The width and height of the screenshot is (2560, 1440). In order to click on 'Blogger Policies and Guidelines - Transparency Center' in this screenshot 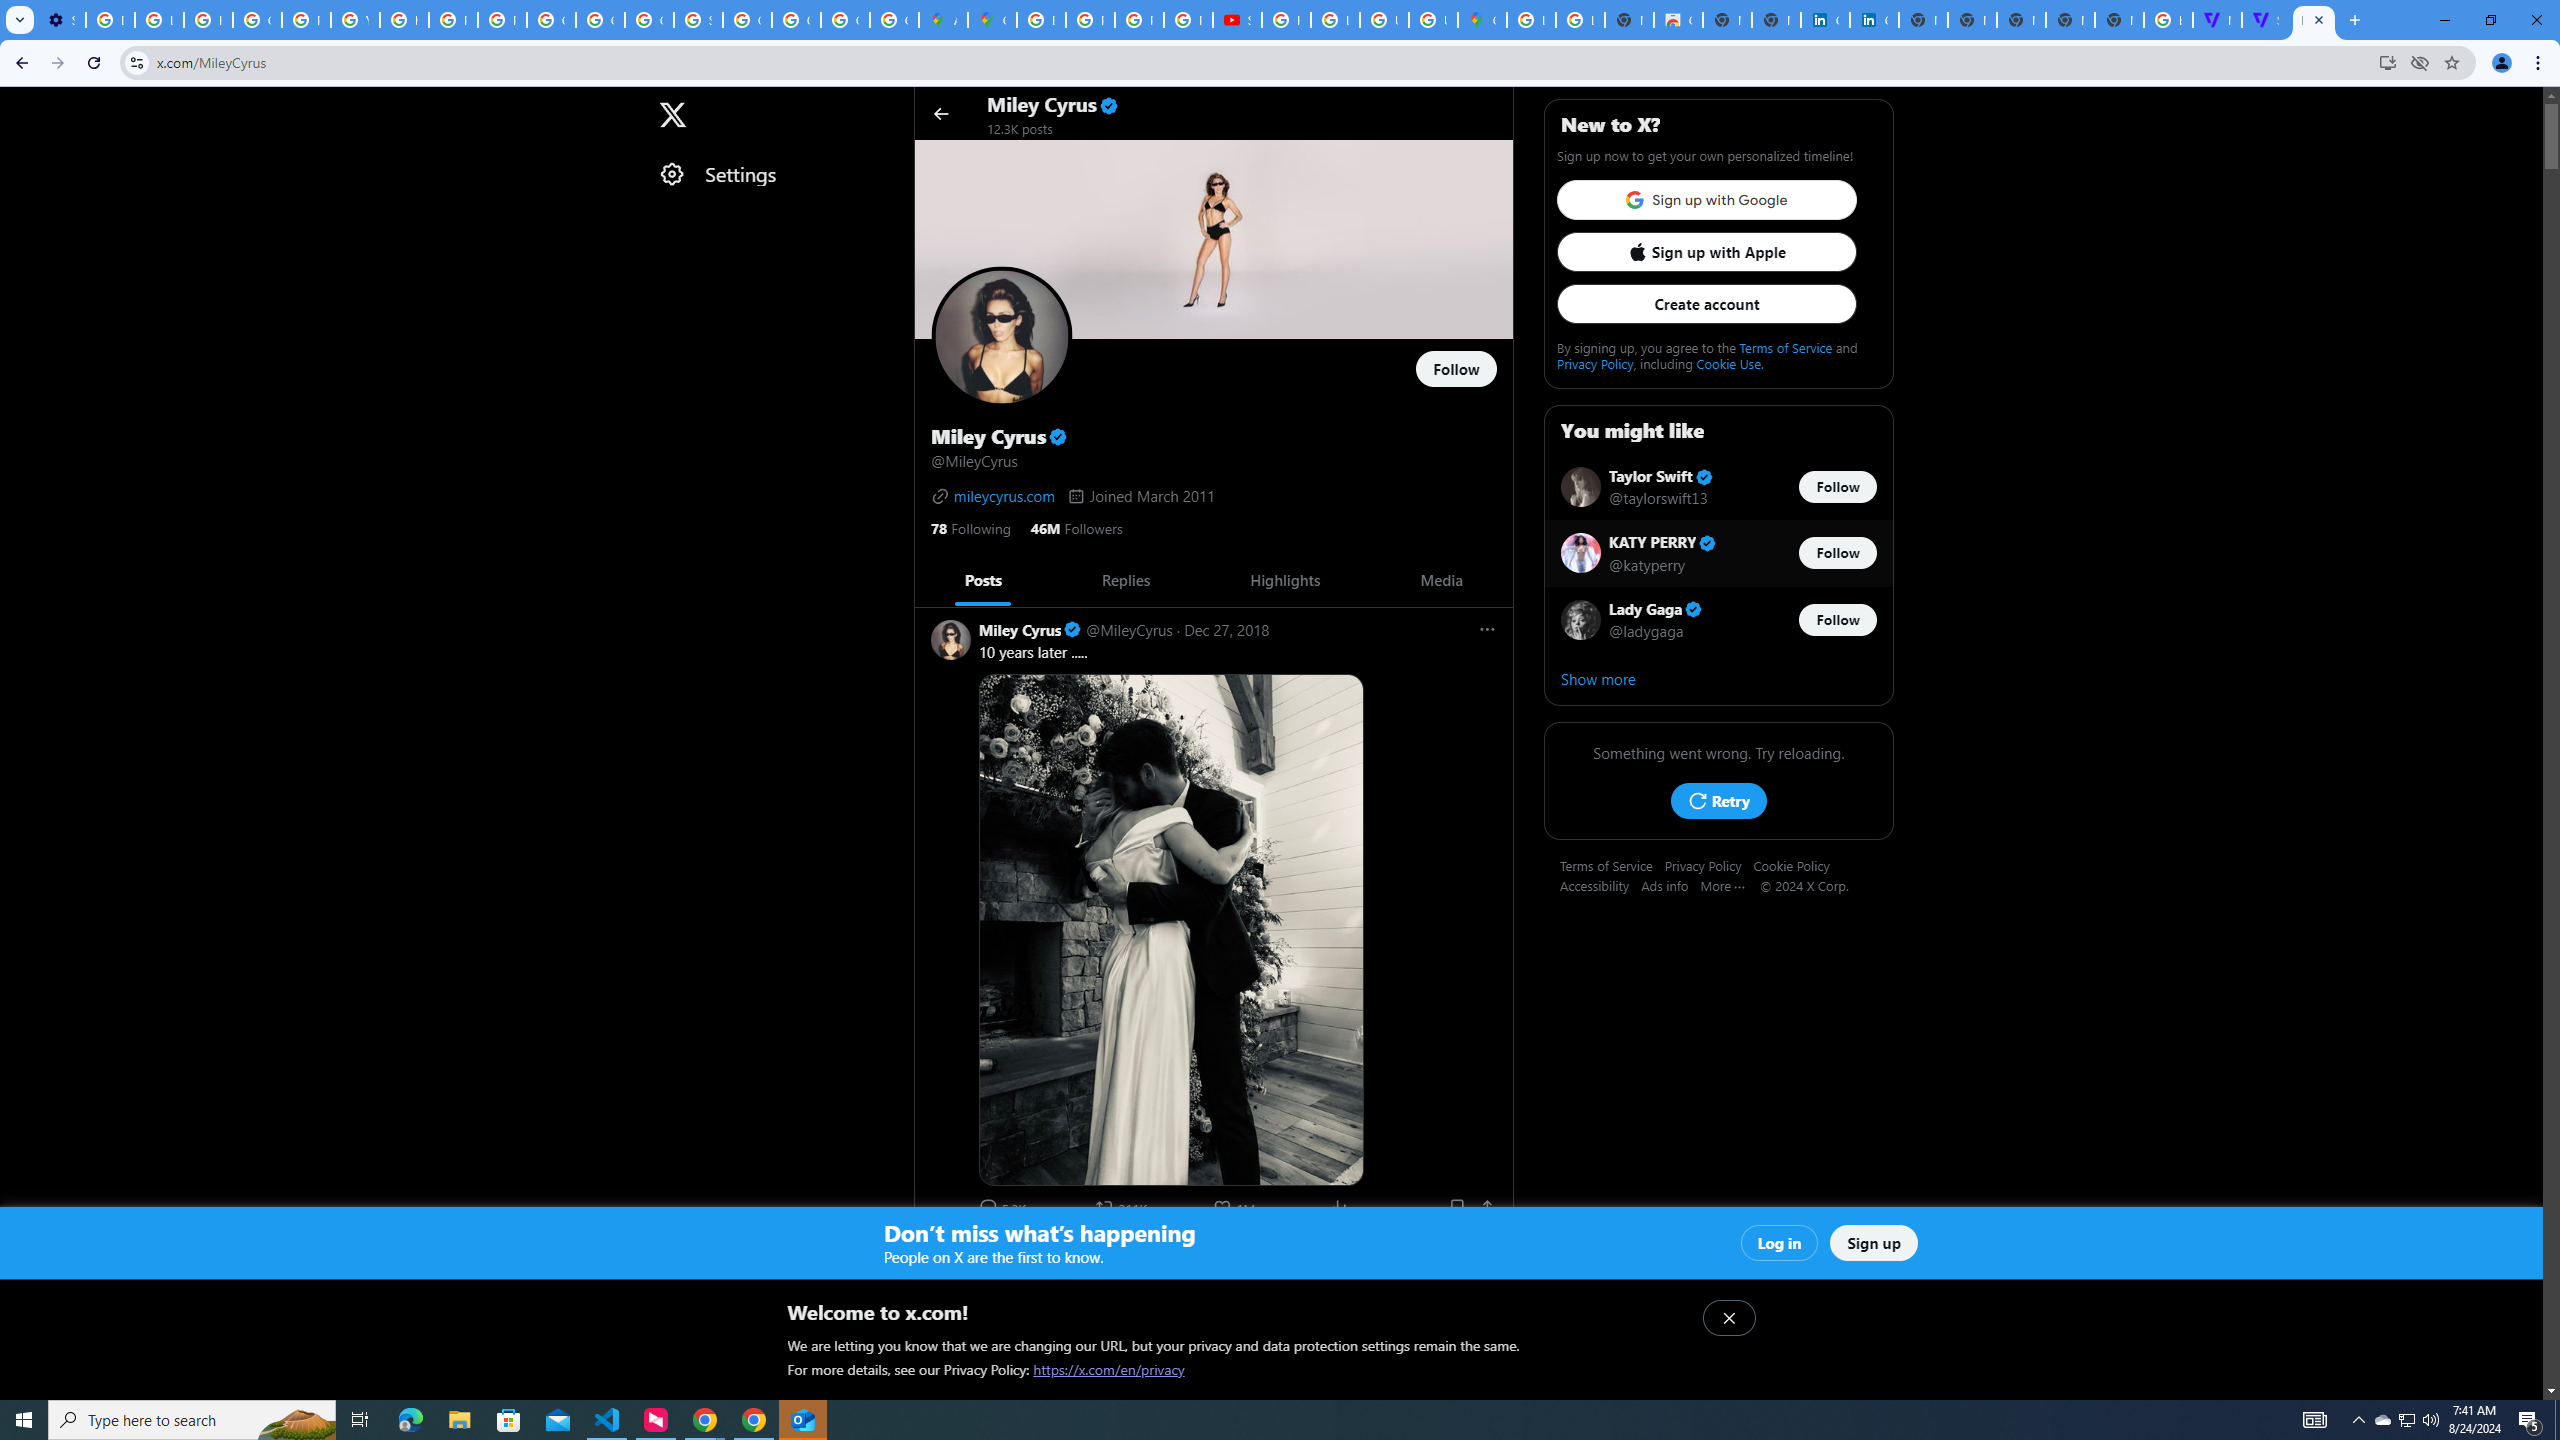, I will do `click(1040, 19)`.